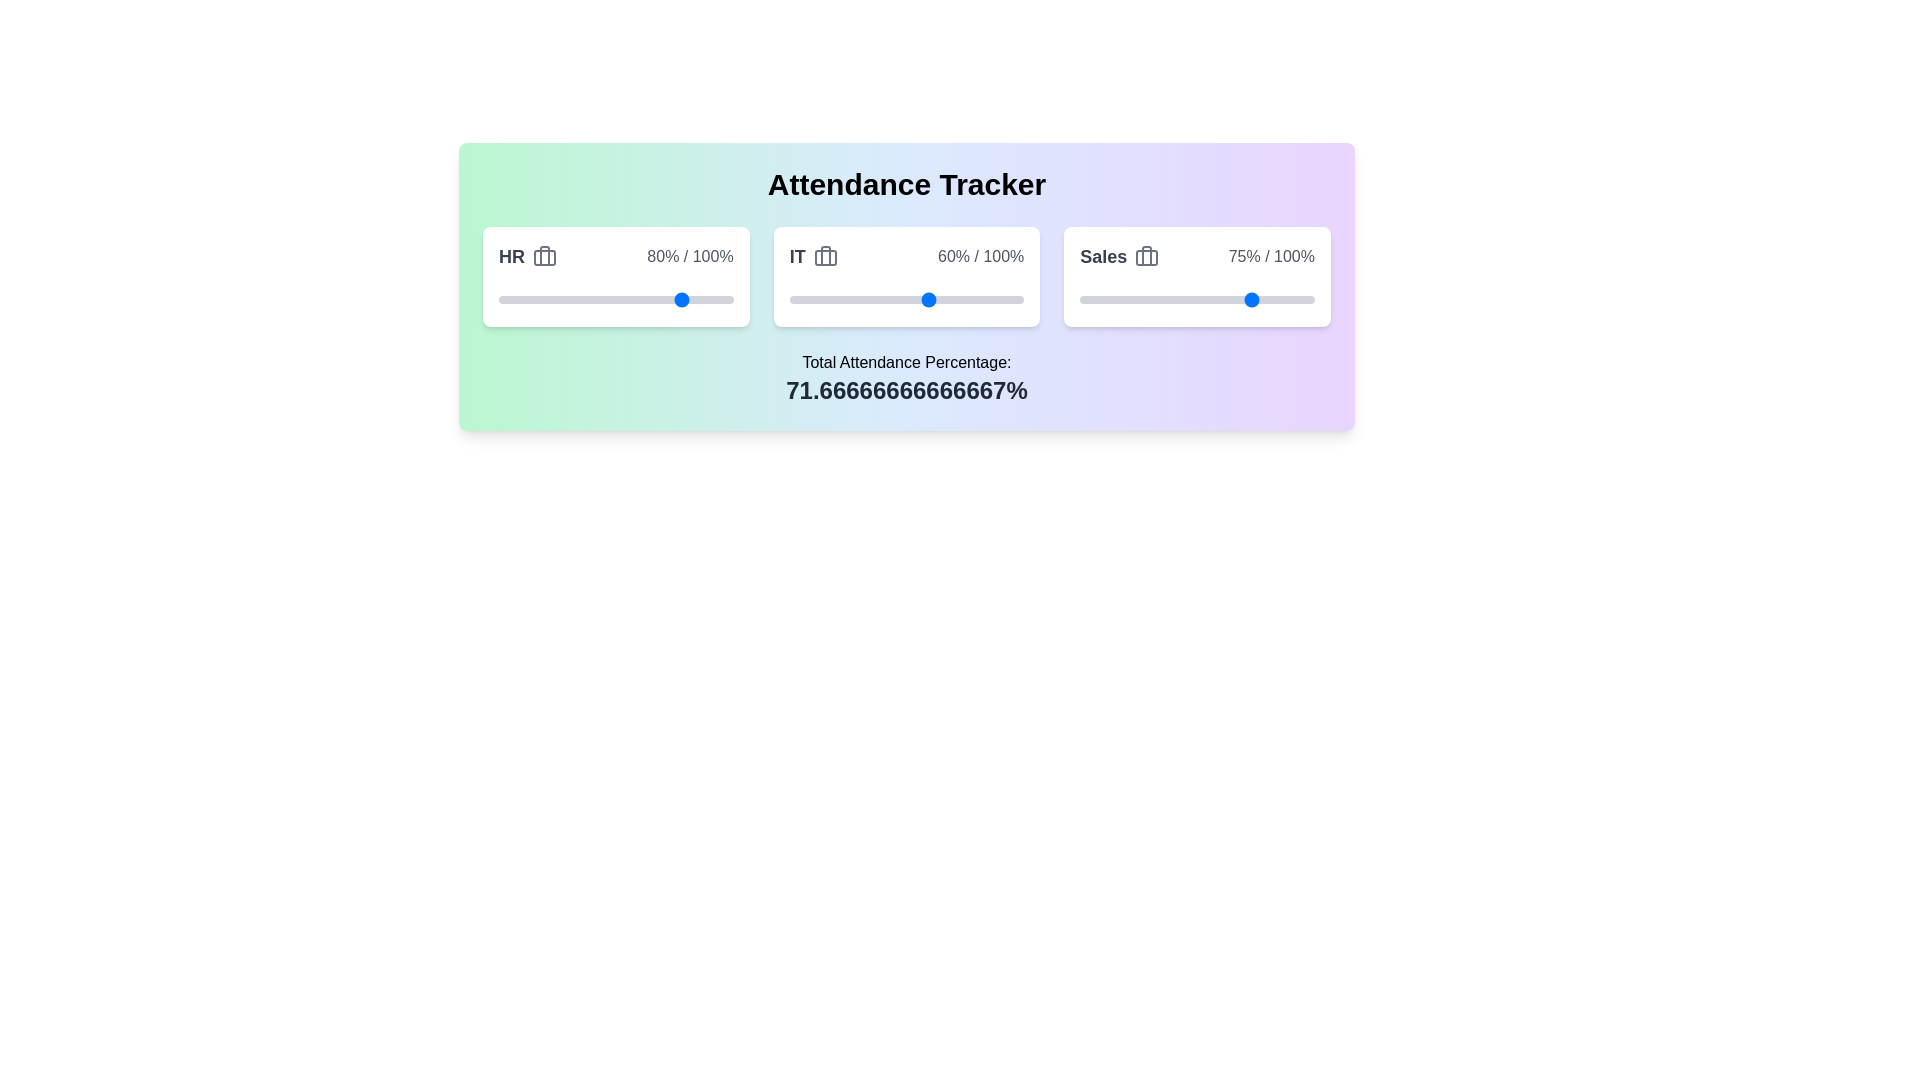 The image size is (1920, 1080). I want to click on the IT attendance slider, so click(931, 300).